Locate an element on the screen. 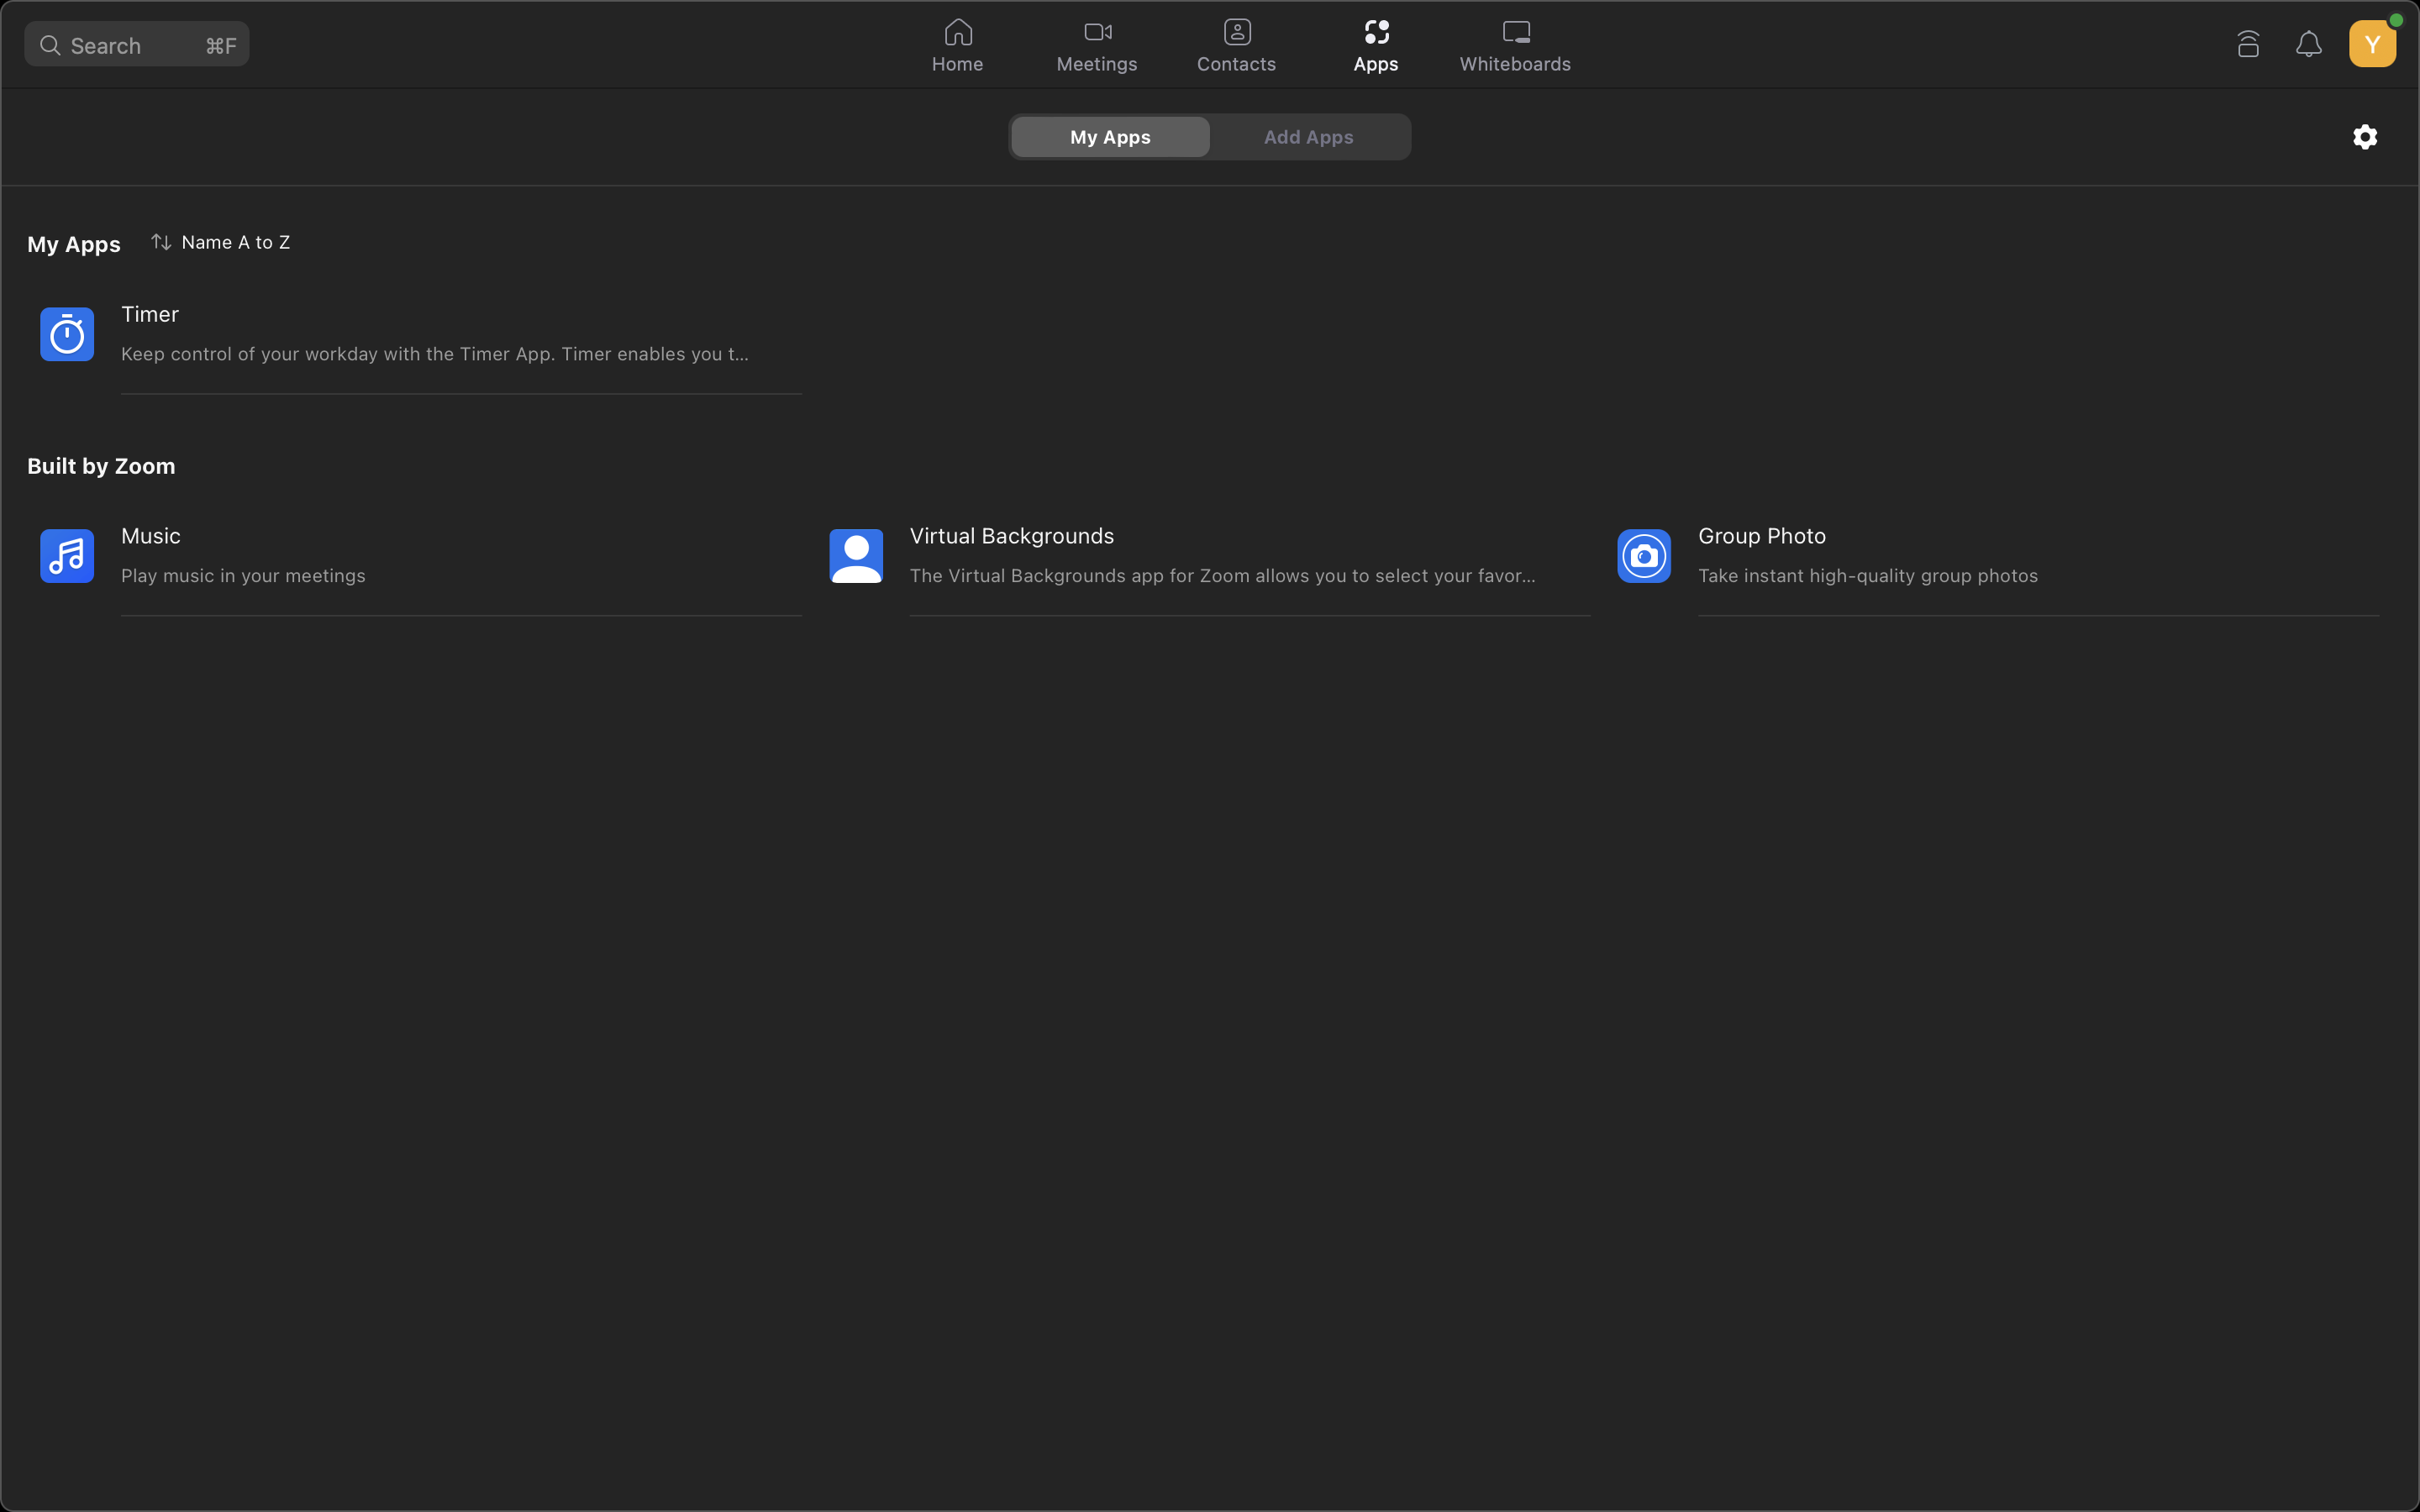 Image resolution: width=2420 pixels, height=1512 pixels. Look for the contact "Indiana Jones" in the contacts application is located at coordinates (1235, 46).